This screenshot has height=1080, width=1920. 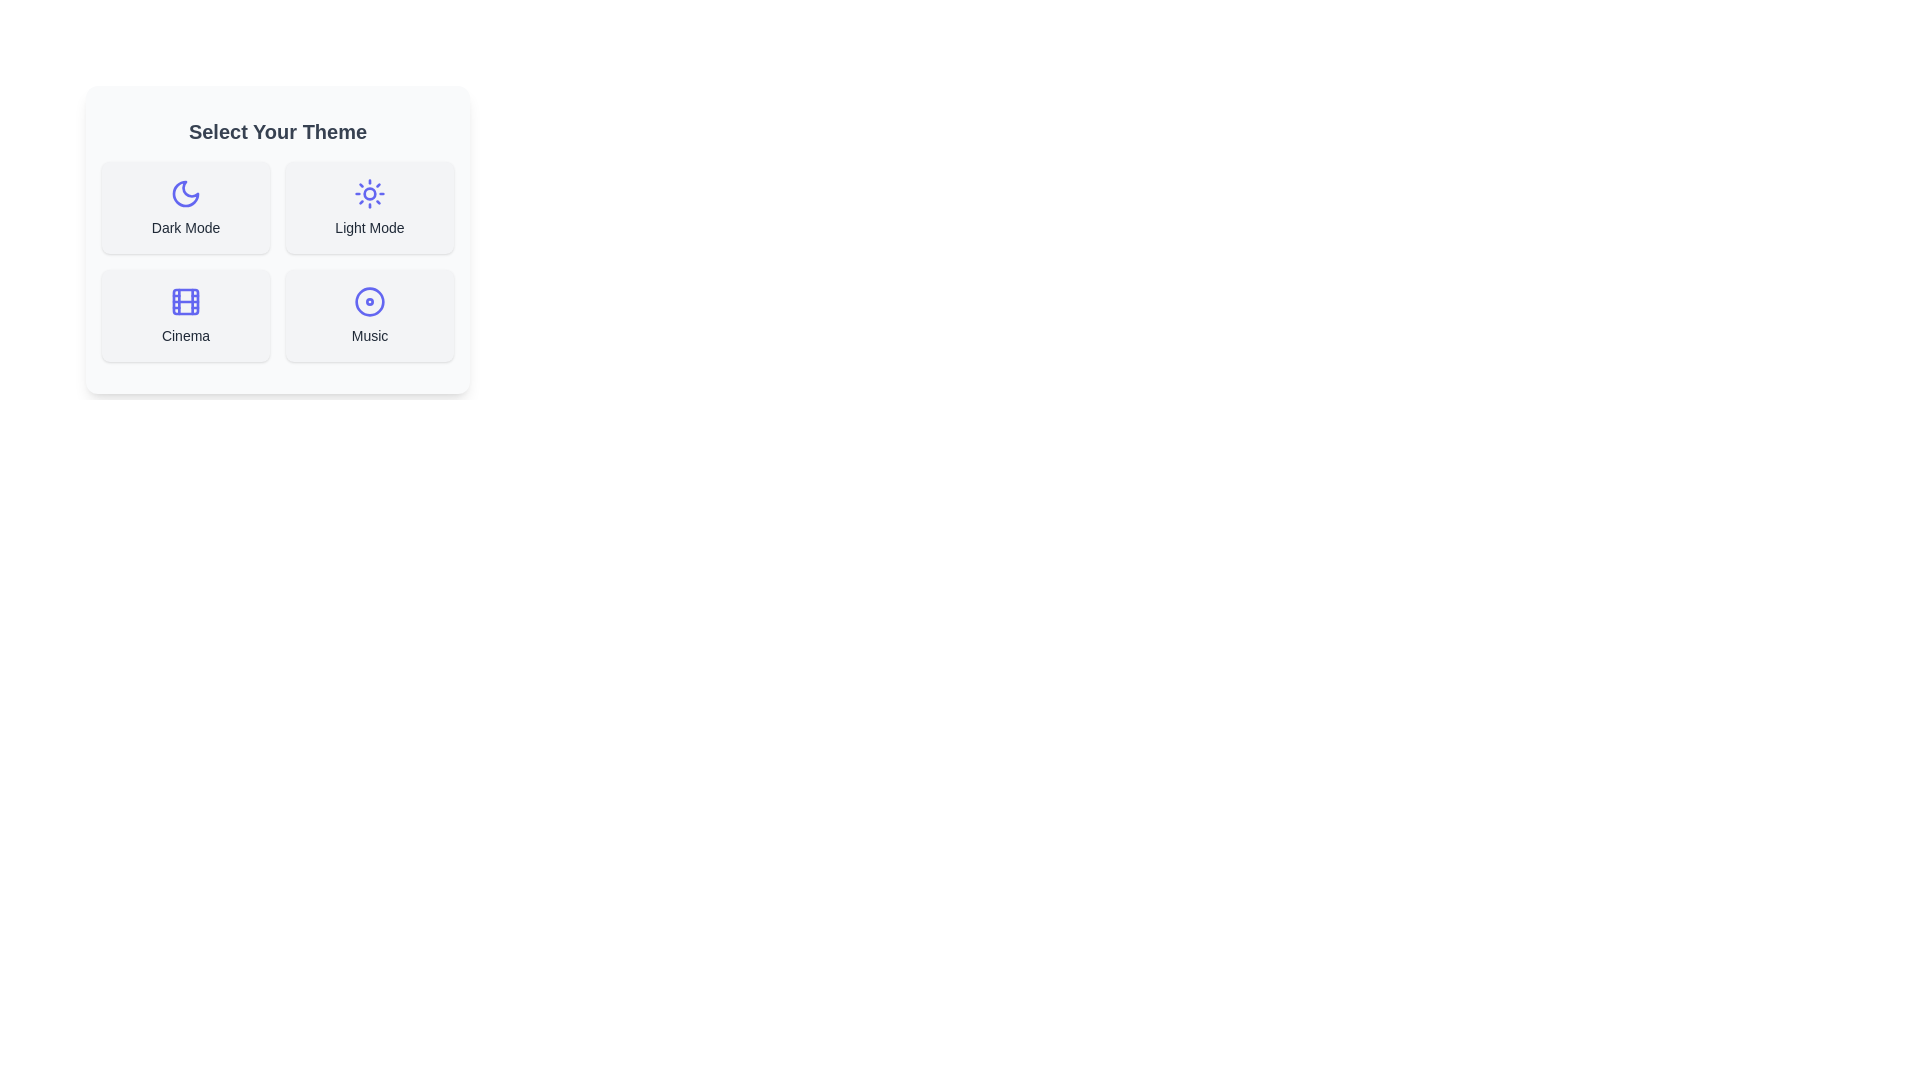 I want to click on the sun-like icon in the top-right option within the 'Select Your Theme' section, which features a rounded and modern vector design in indigo color, so click(x=369, y=193).